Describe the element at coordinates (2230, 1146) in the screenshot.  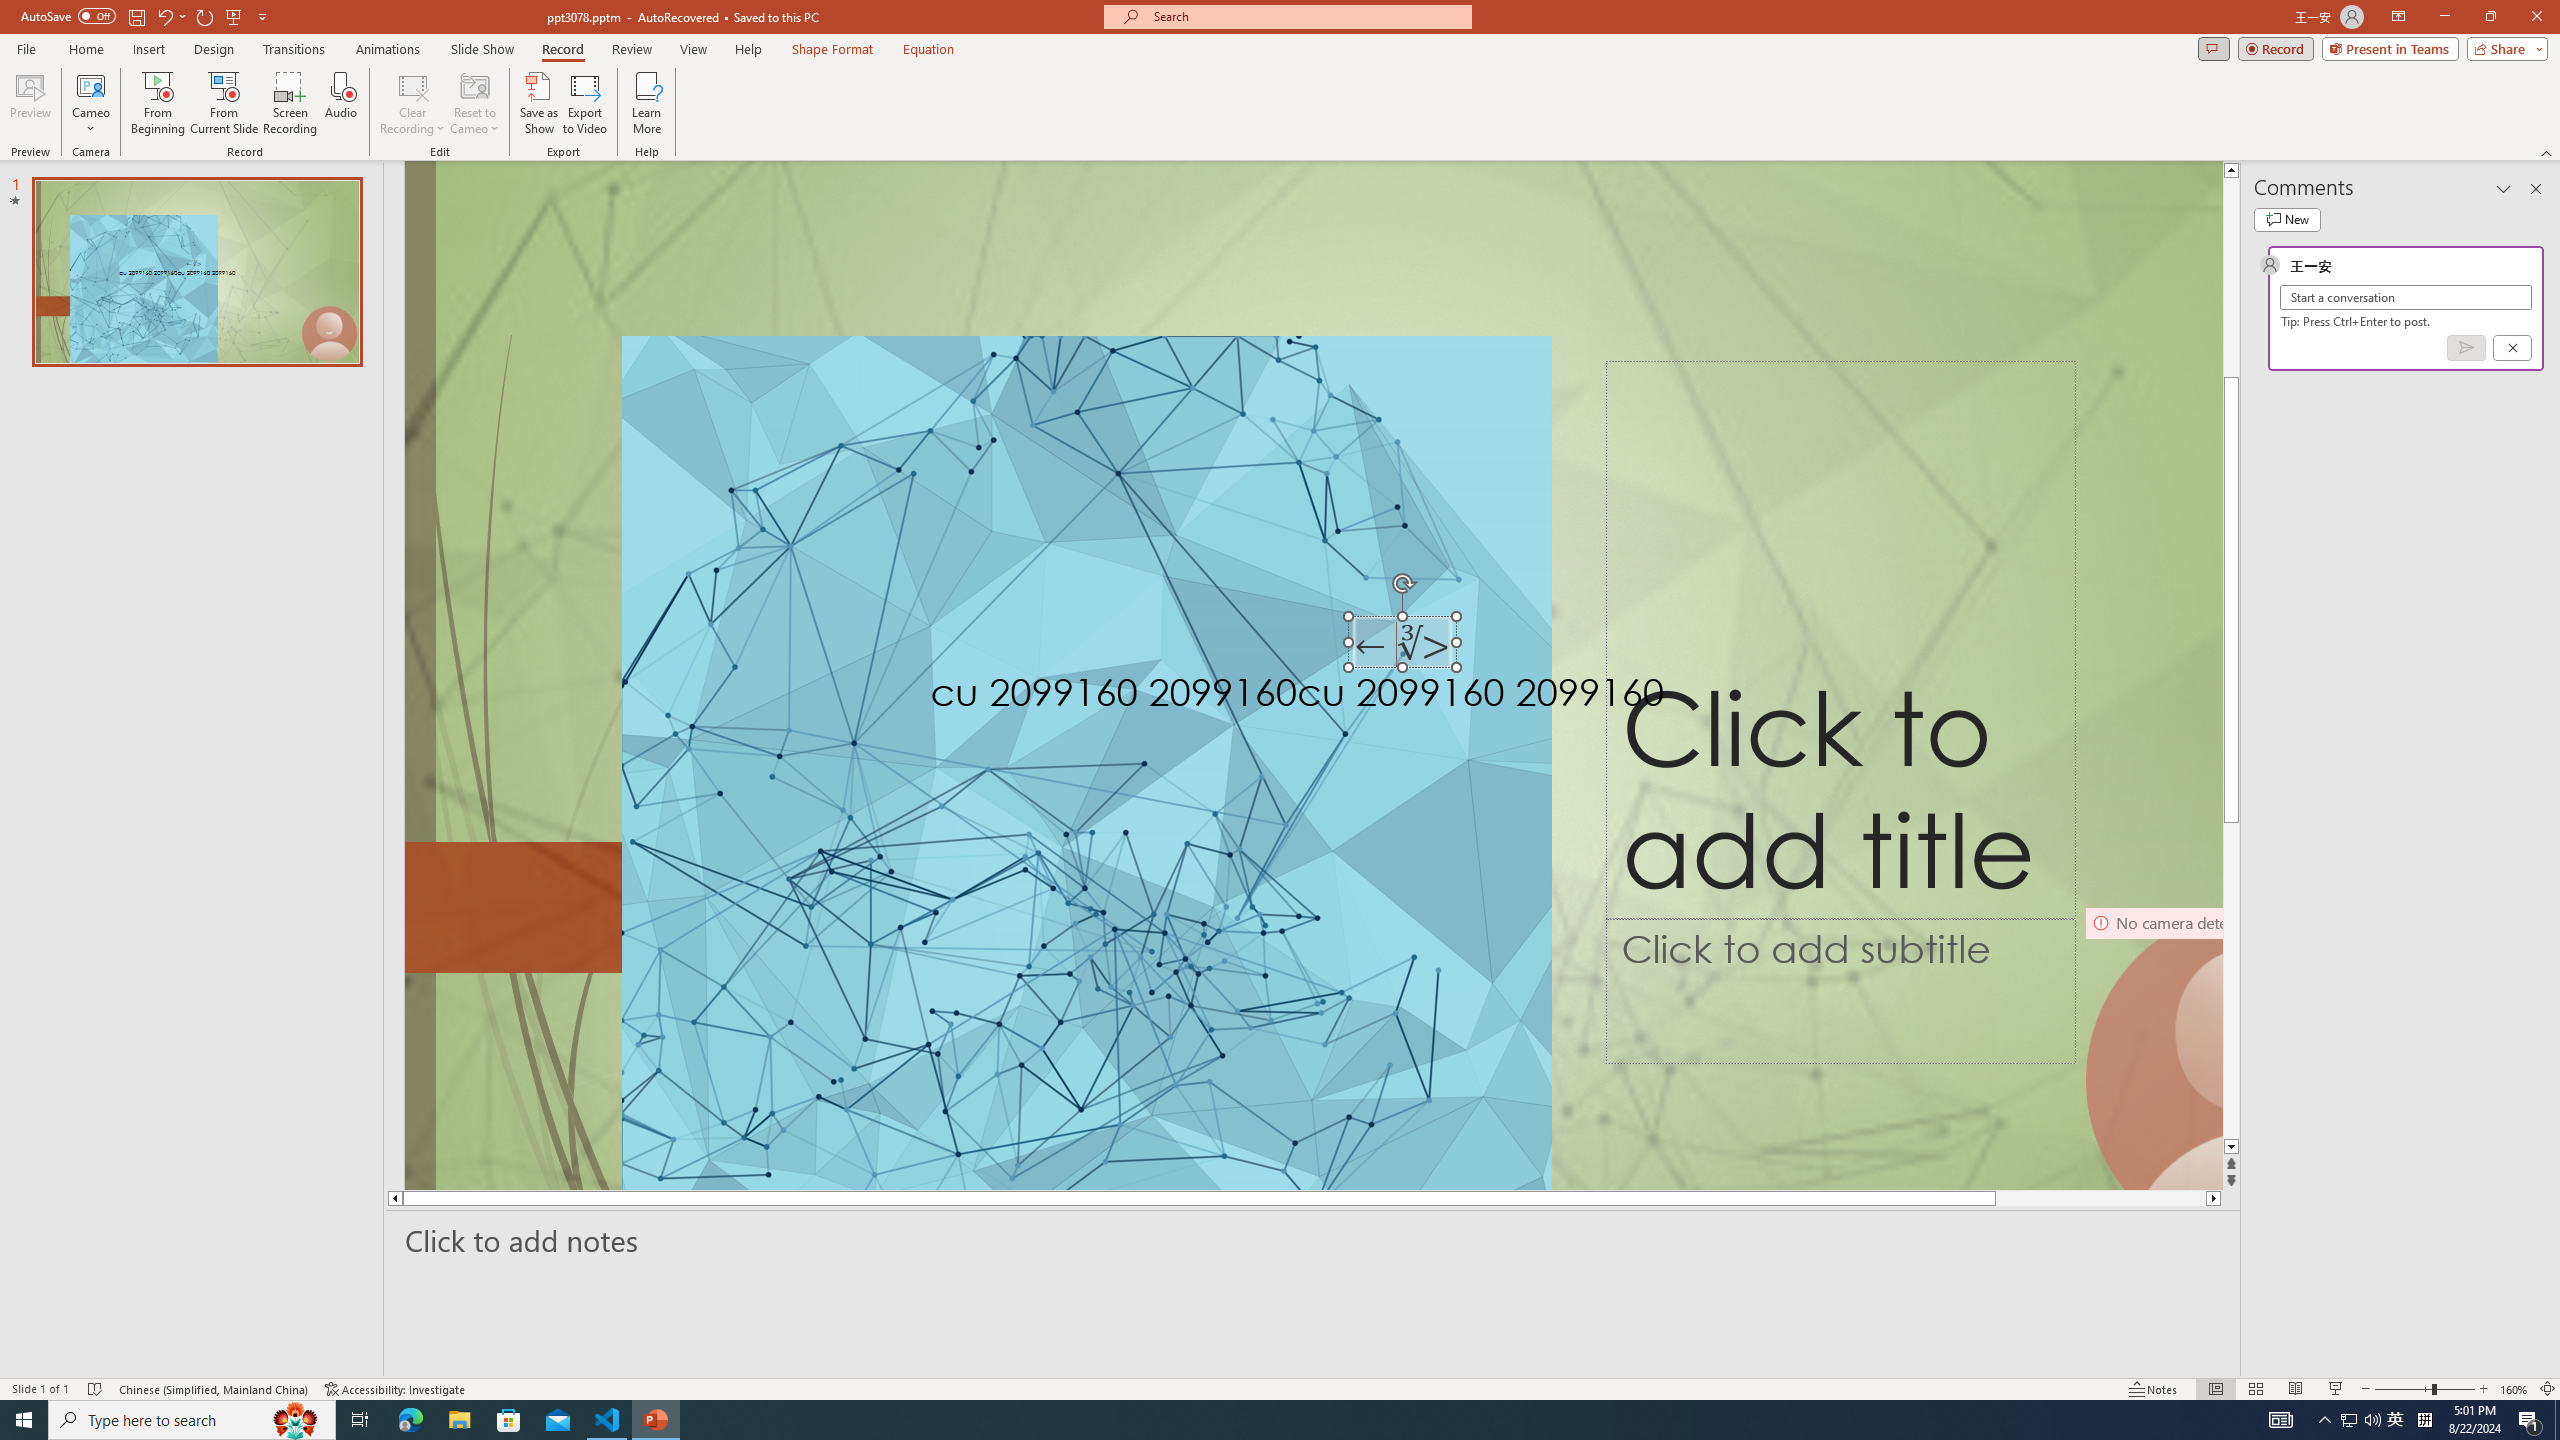
I see `'Line down'` at that location.